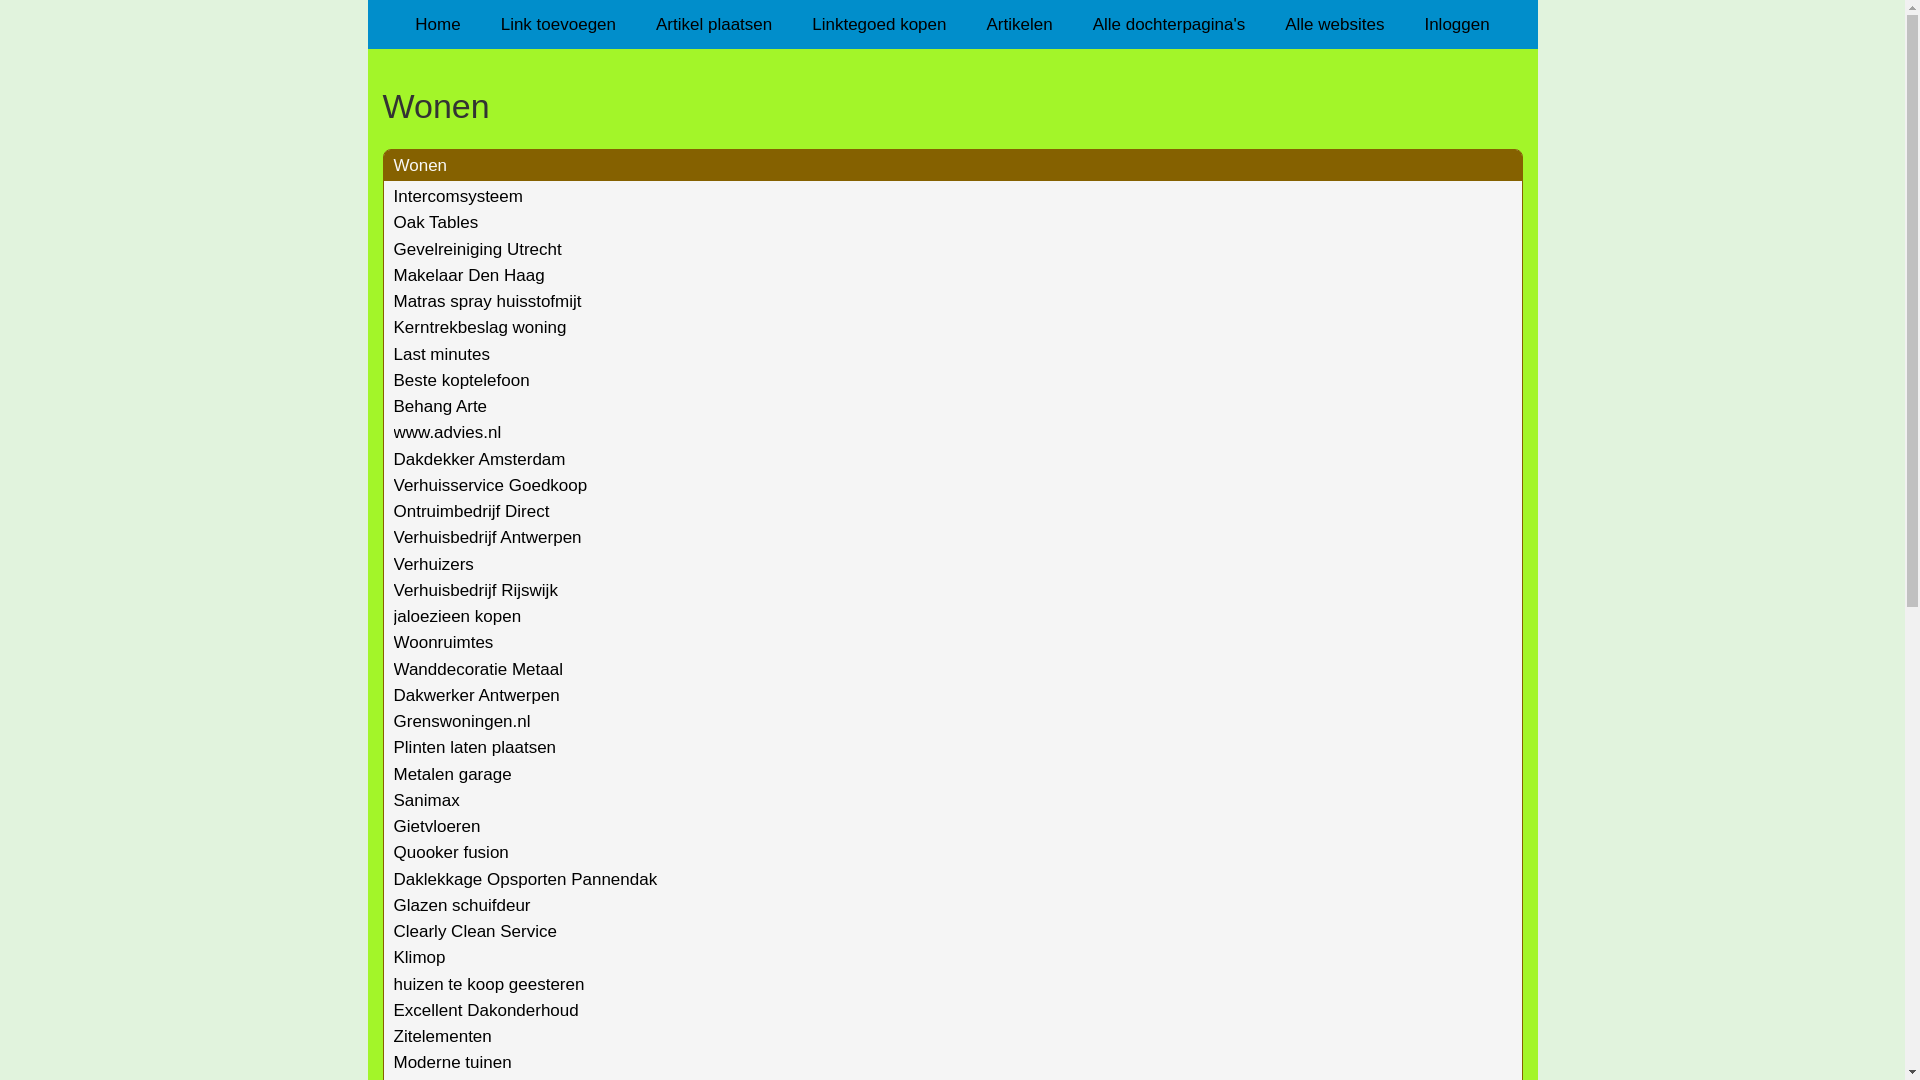 The image size is (1920, 1080). Describe the element at coordinates (477, 669) in the screenshot. I see `'Wanddecoratie Metaal'` at that location.